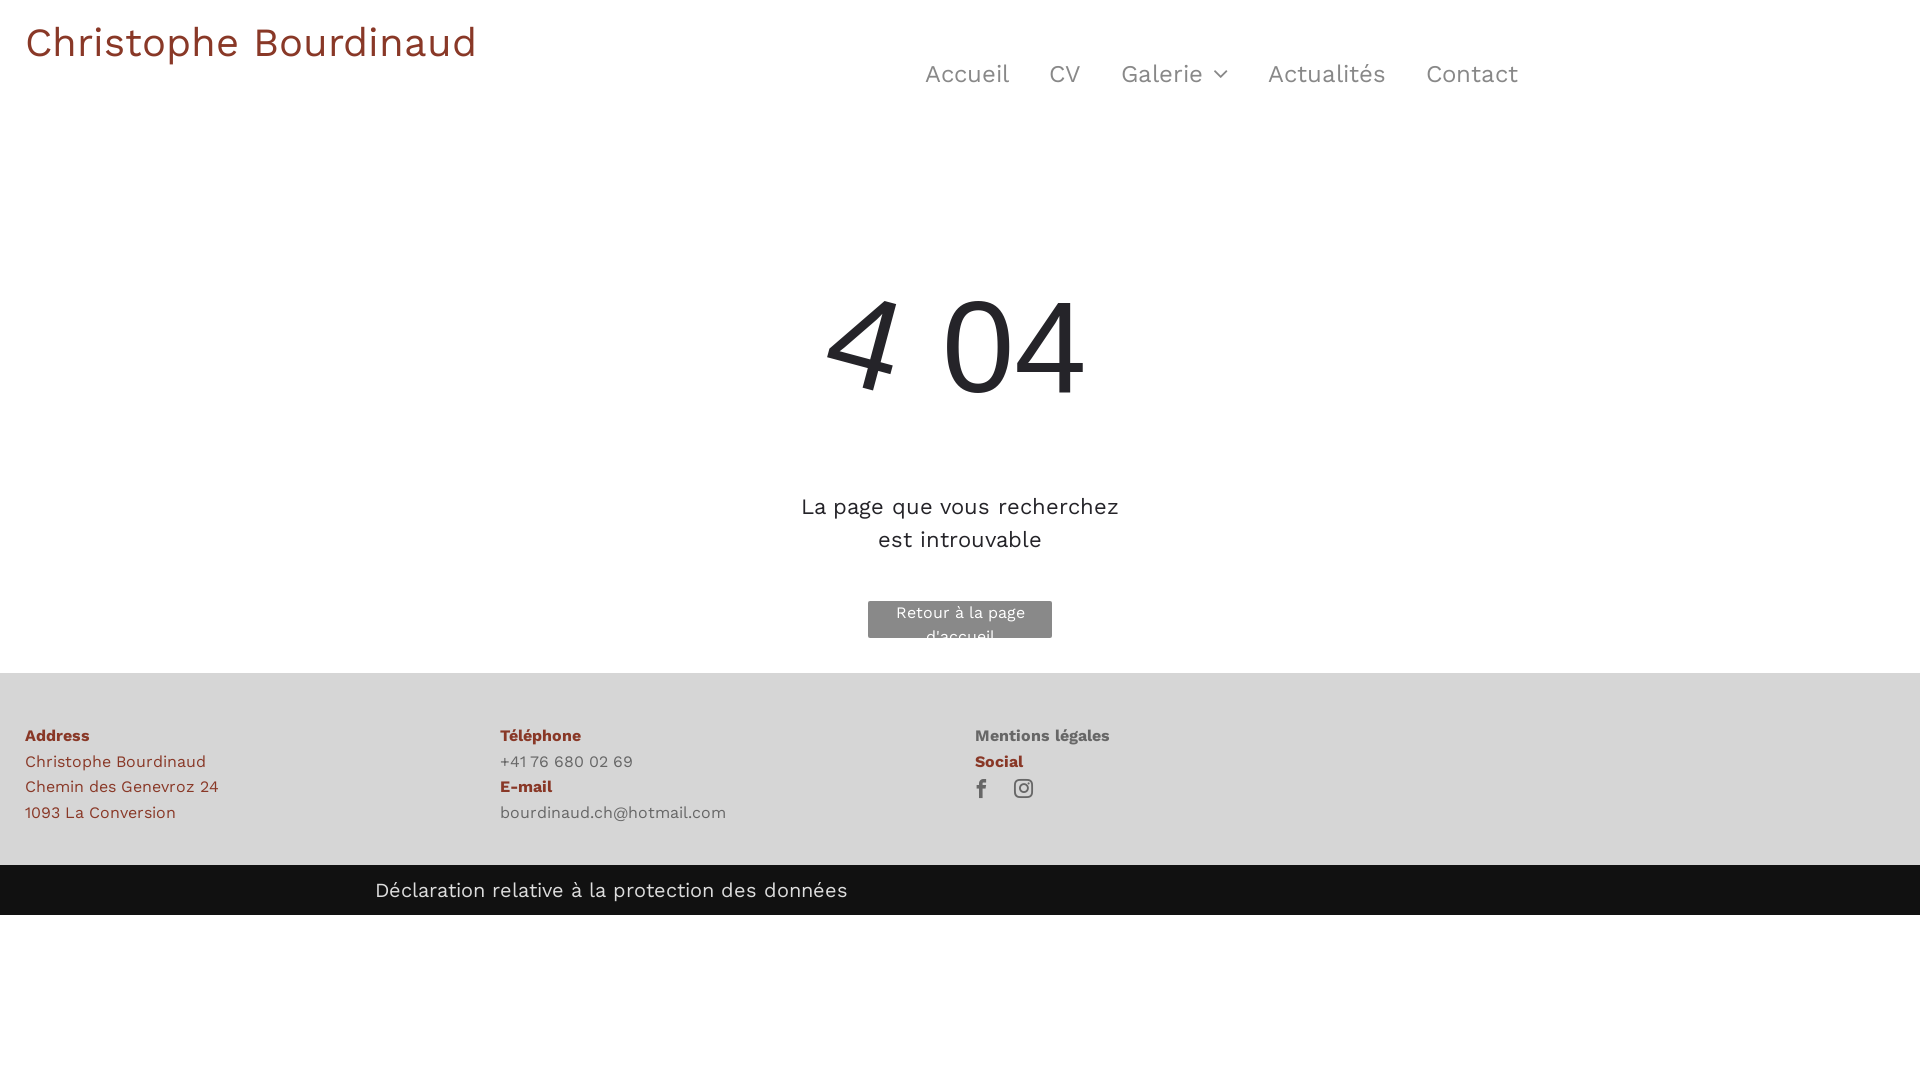  I want to click on 'CV', so click(1064, 72).